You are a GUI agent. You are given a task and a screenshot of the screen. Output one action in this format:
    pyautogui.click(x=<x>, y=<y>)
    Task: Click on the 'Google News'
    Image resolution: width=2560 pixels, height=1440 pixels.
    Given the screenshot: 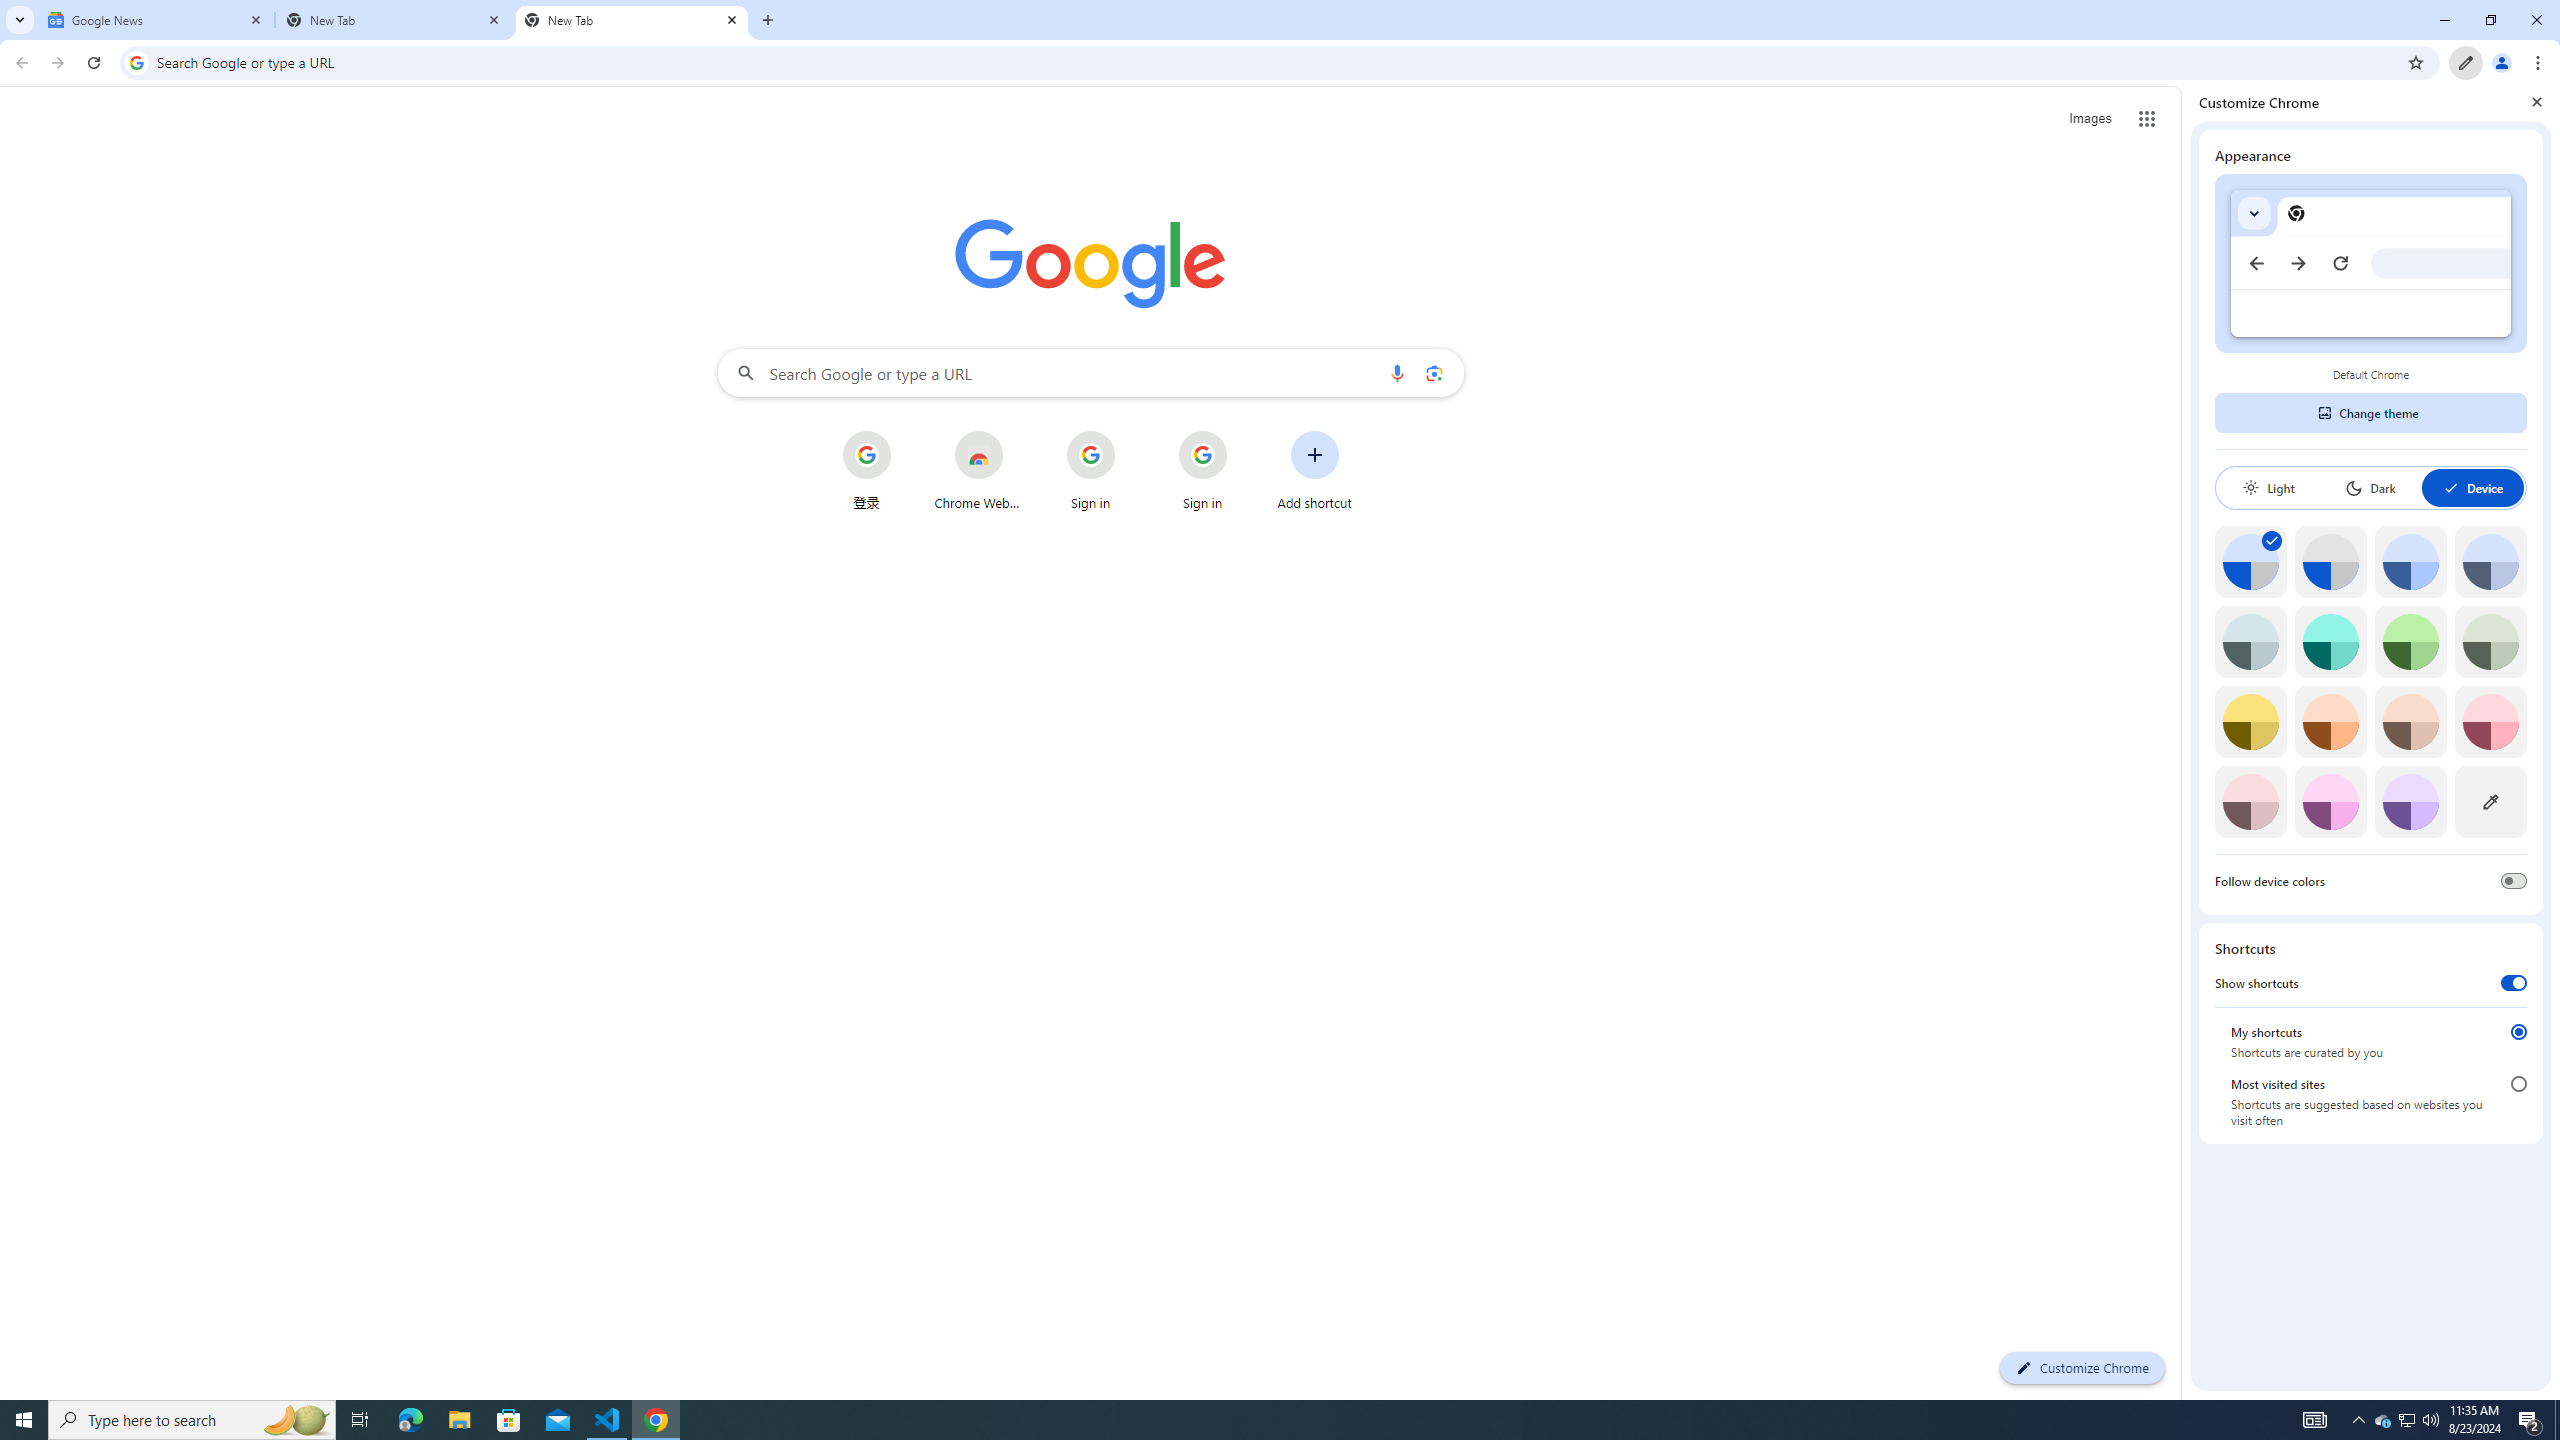 What is the action you would take?
    pyautogui.click(x=155, y=19)
    